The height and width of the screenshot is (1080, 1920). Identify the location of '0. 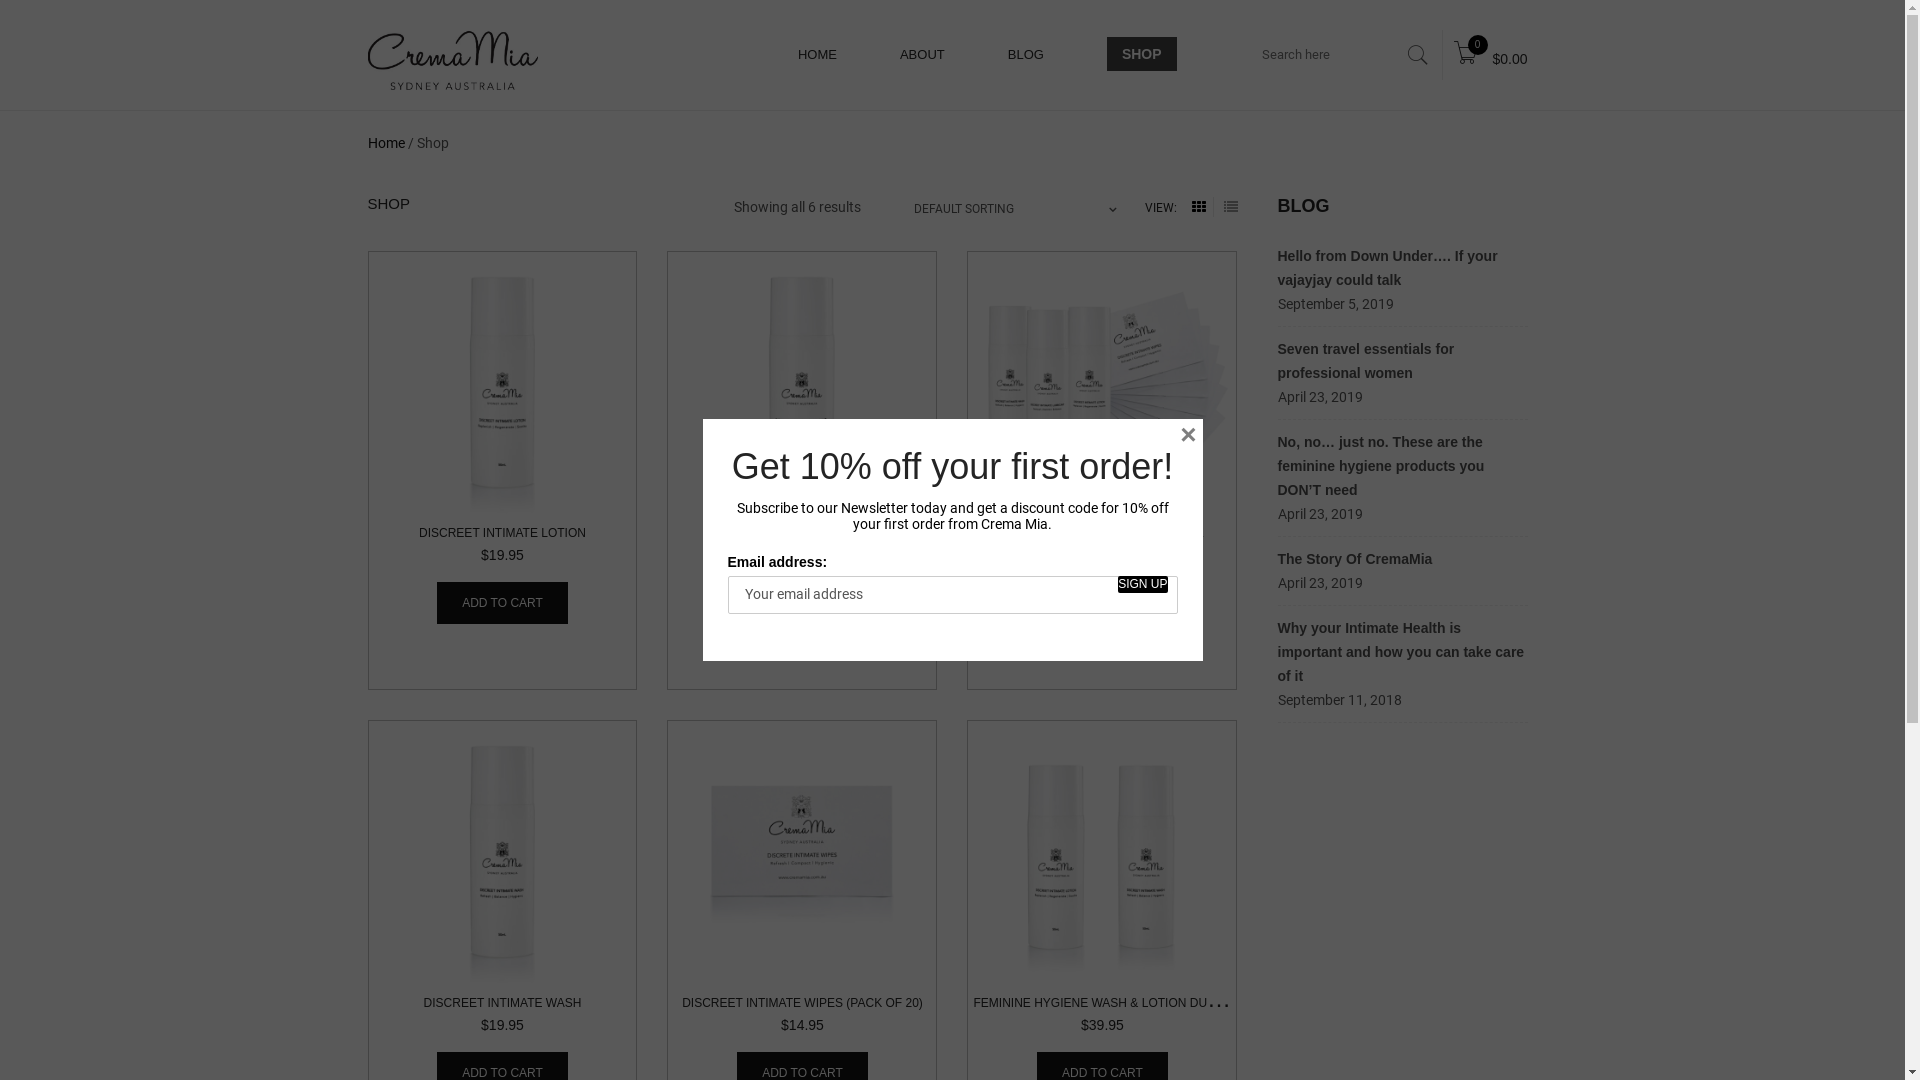
(1490, 54).